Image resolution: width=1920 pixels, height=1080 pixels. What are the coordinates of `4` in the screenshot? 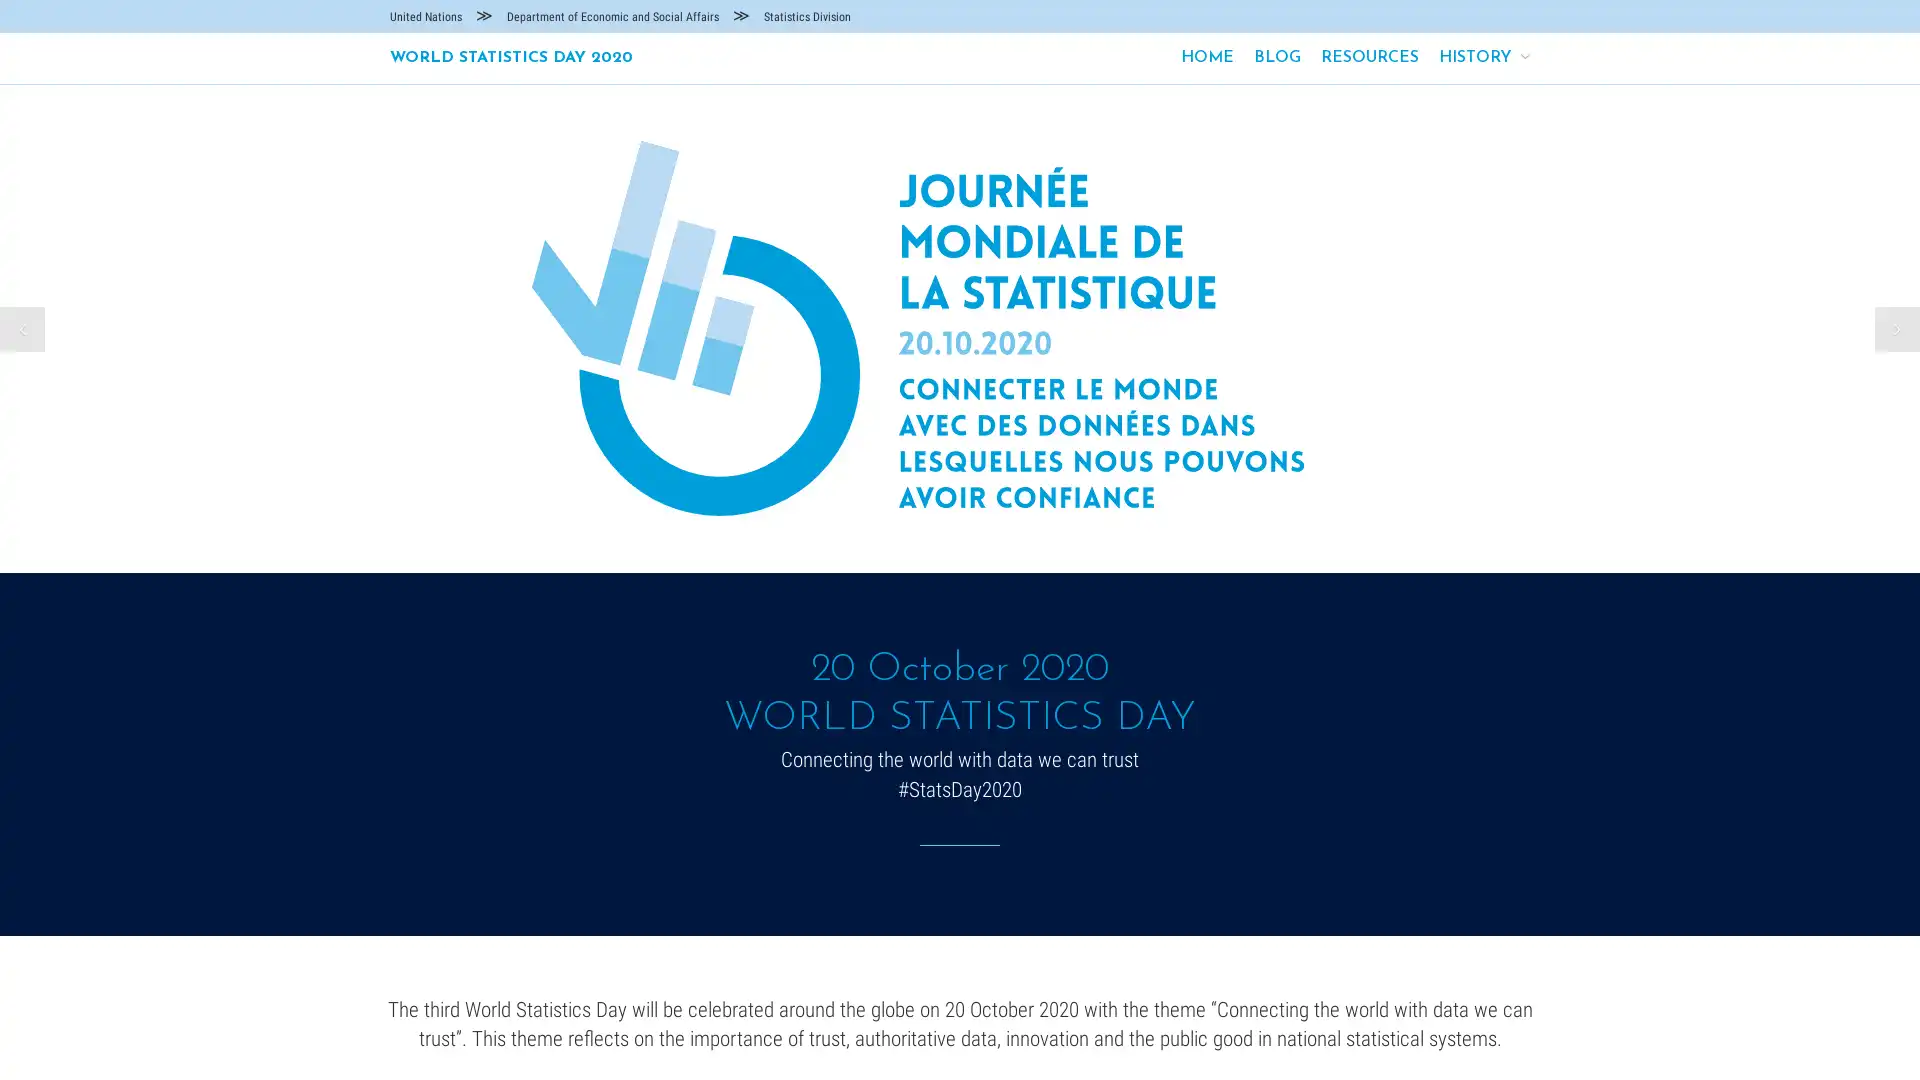 It's located at (970, 534).